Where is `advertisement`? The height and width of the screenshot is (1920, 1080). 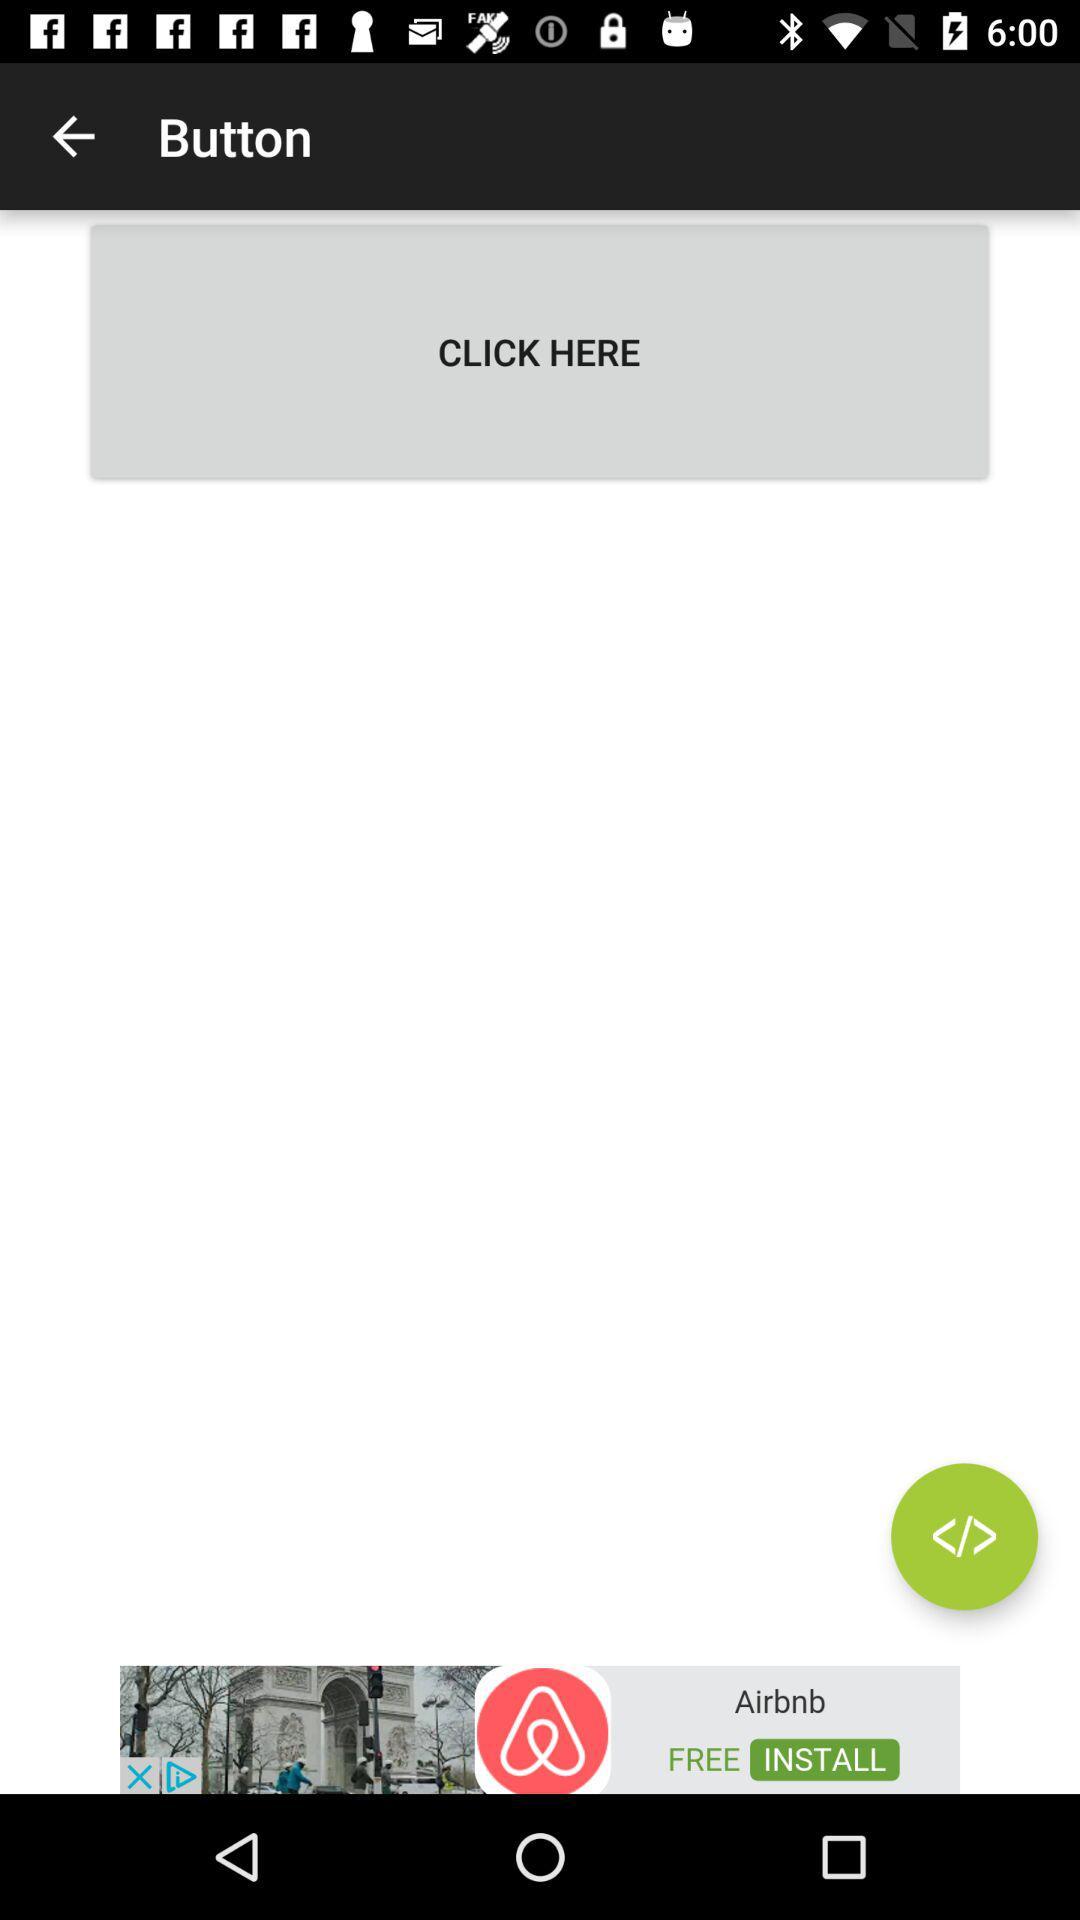
advertisement is located at coordinates (540, 1727).